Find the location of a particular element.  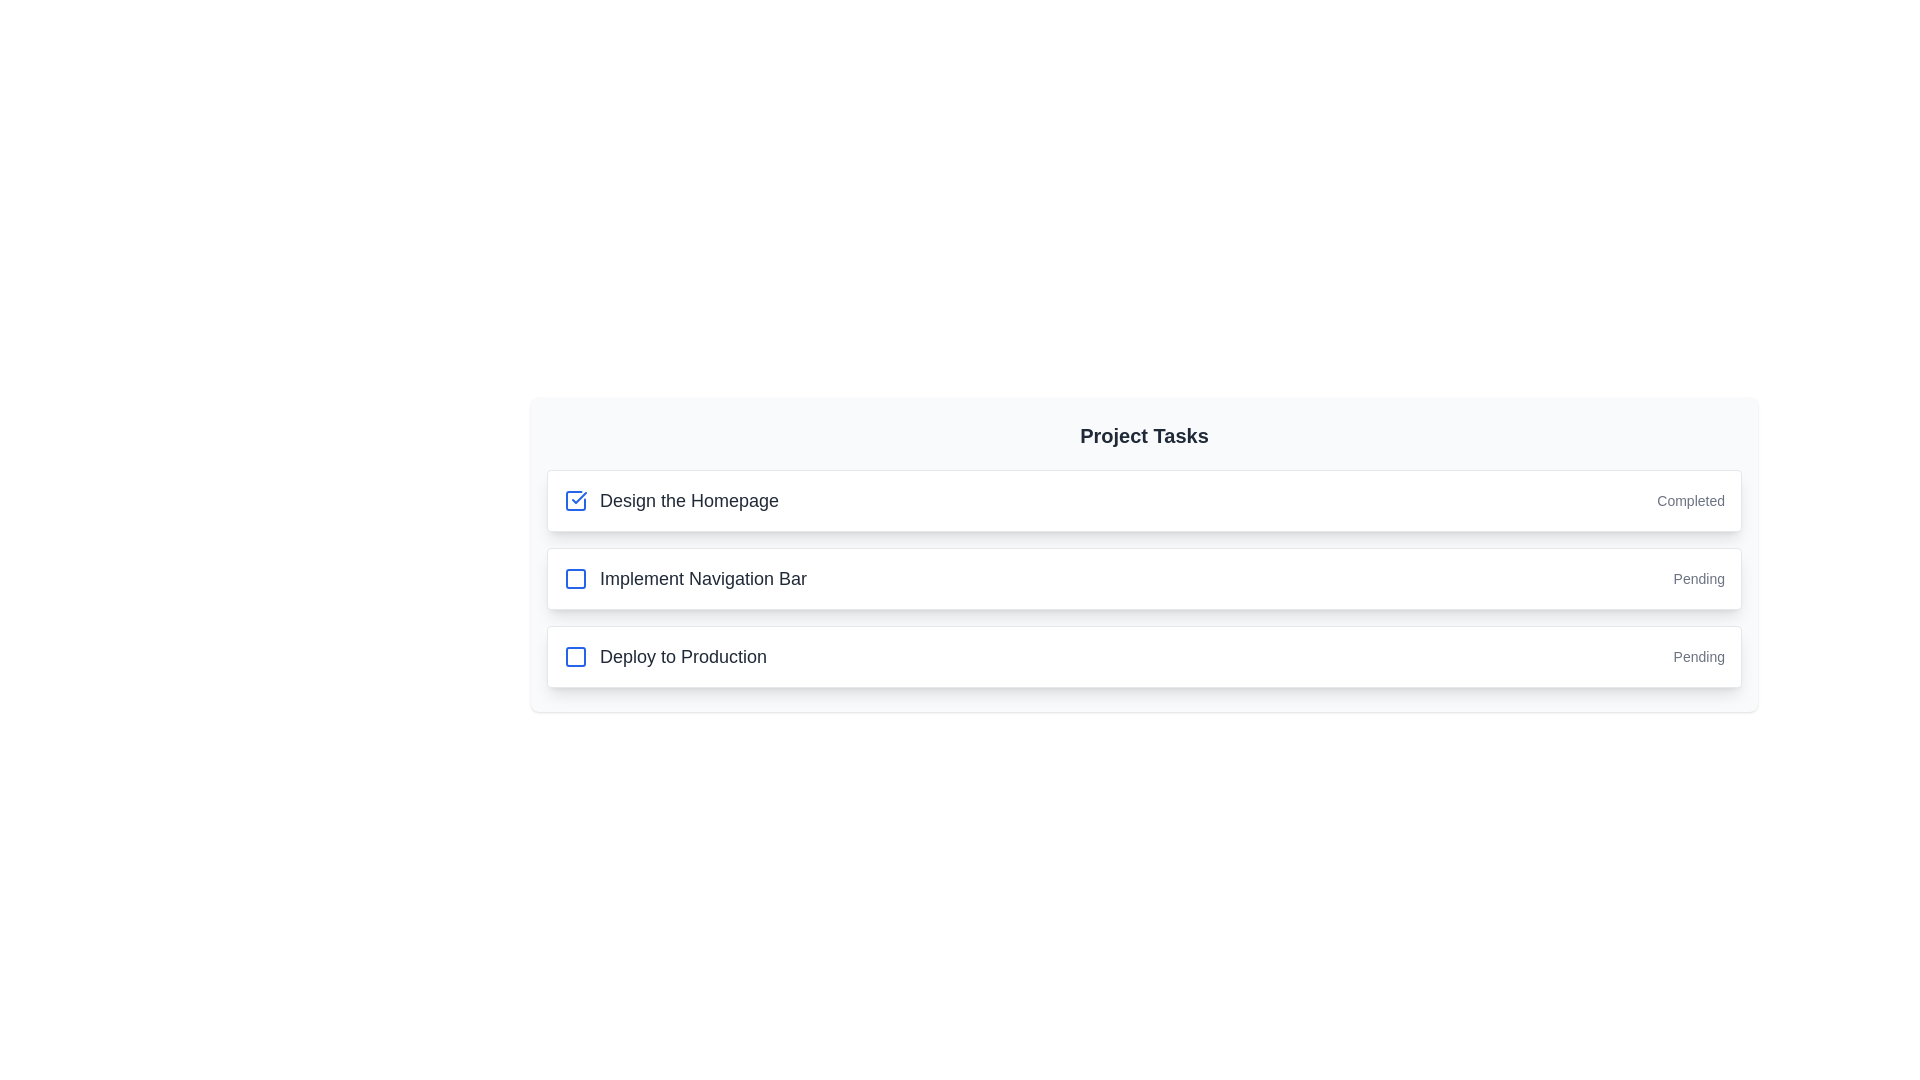

the 'Project Tasks' text header, which is displayed in large, bold, deep gray font at the top center of the task list section is located at coordinates (1144, 434).